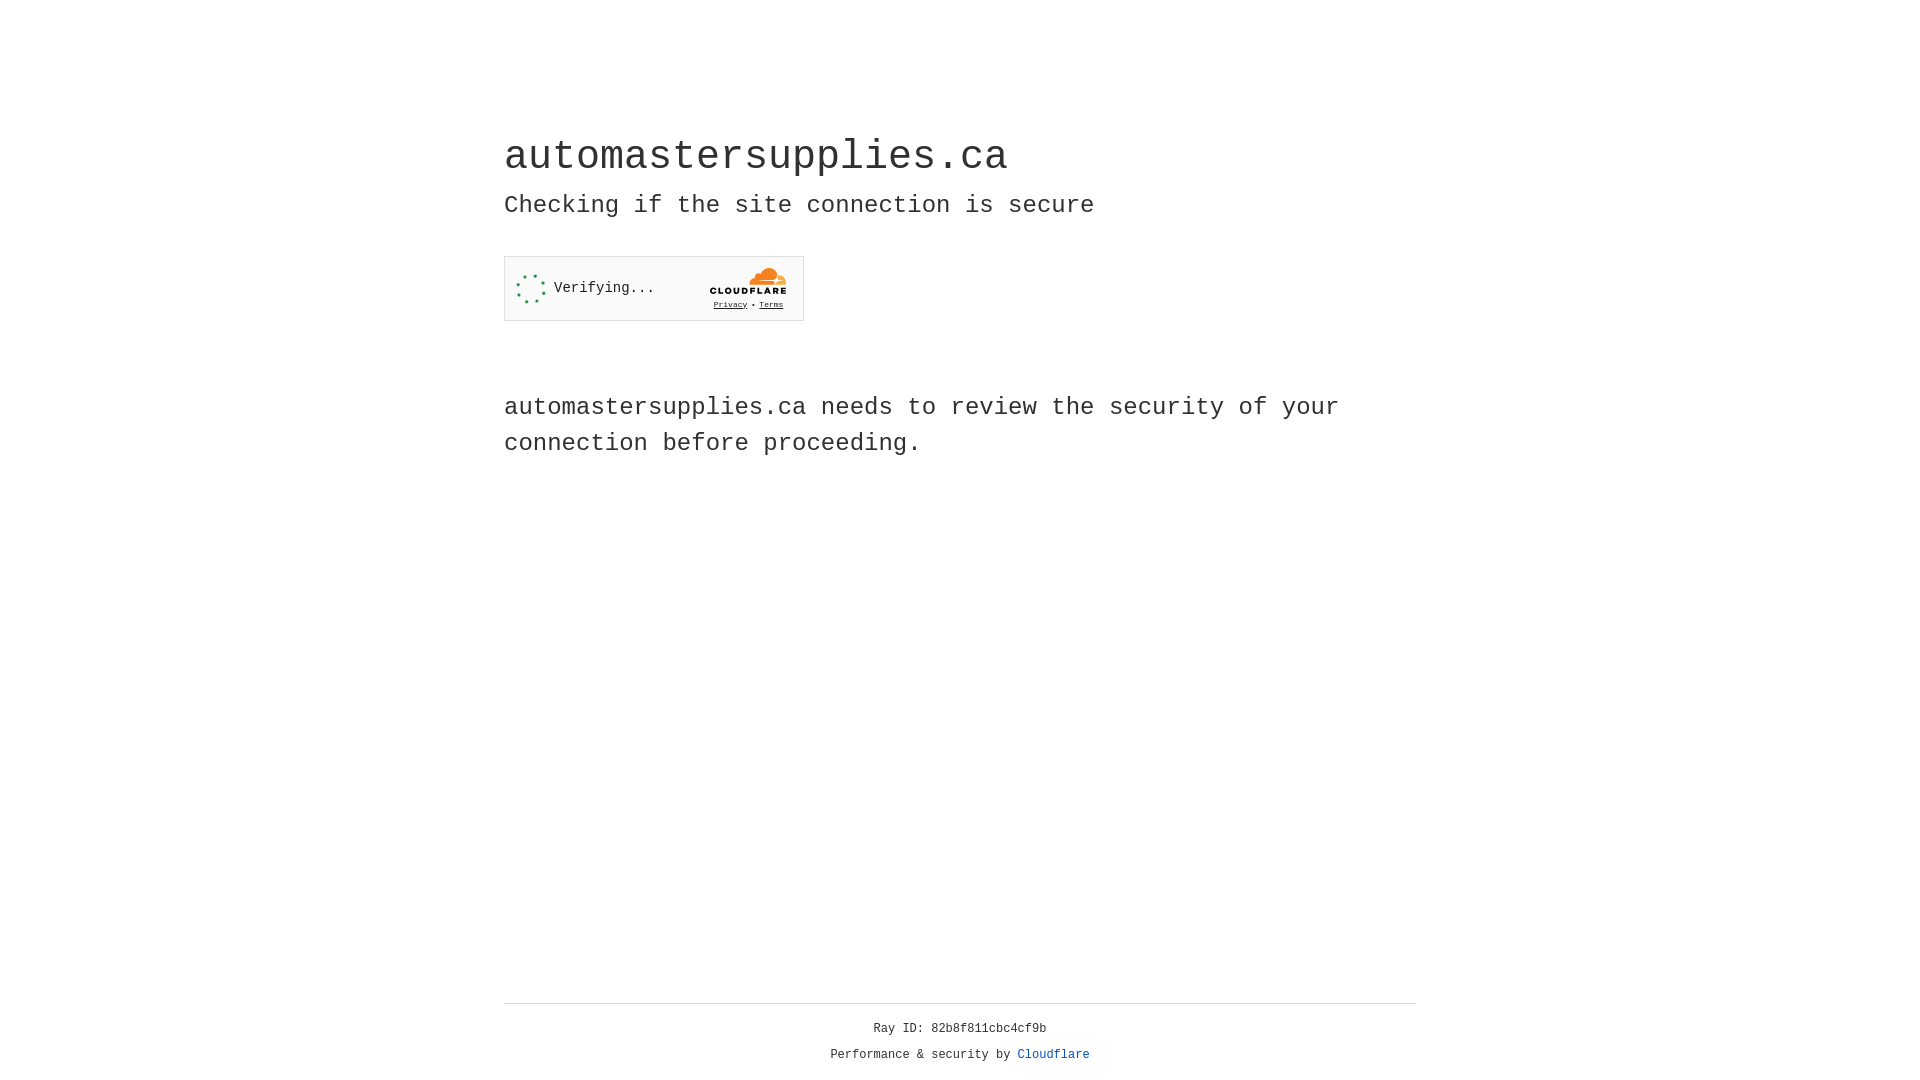 Image resolution: width=1920 pixels, height=1080 pixels. What do you see at coordinates (653, 288) in the screenshot?
I see `'Widget containing a Cloudflare security challenge'` at bounding box center [653, 288].